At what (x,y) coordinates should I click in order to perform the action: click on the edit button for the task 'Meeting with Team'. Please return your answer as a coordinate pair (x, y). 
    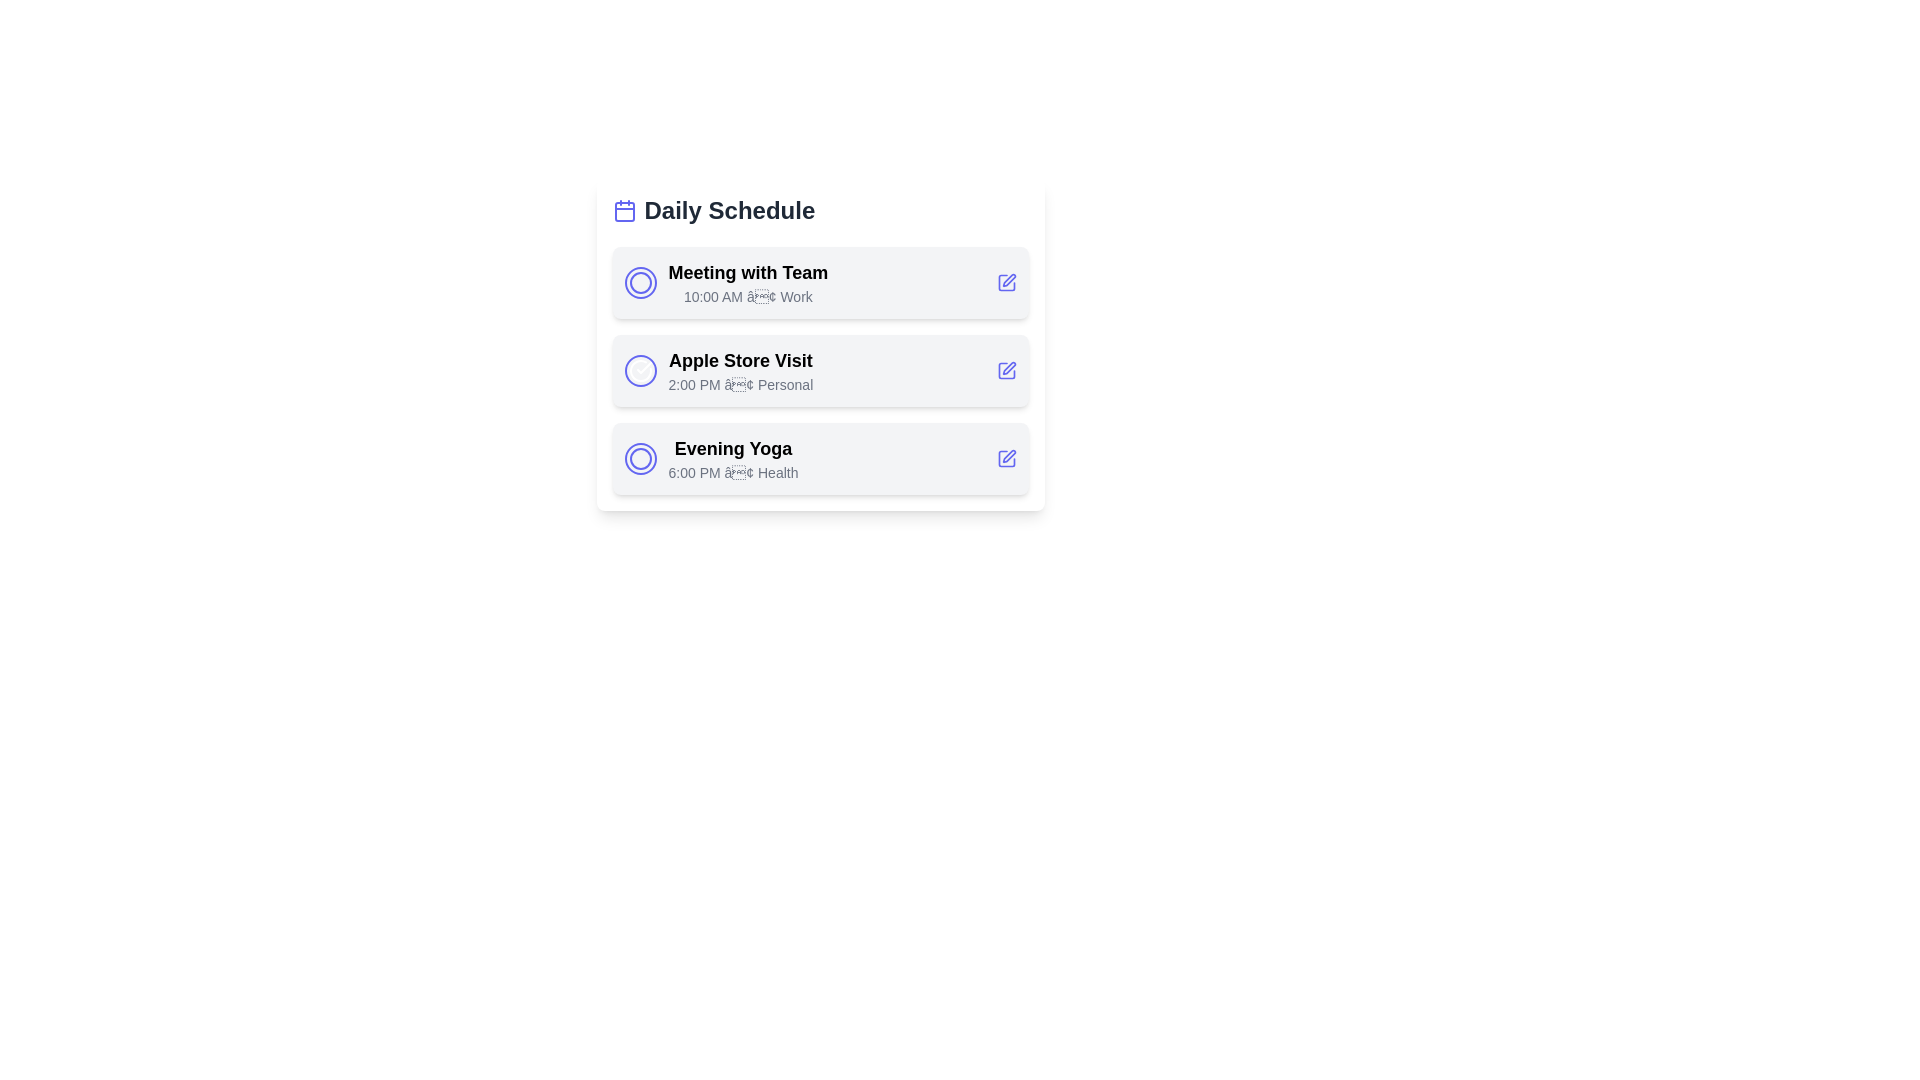
    Looking at the image, I should click on (1006, 282).